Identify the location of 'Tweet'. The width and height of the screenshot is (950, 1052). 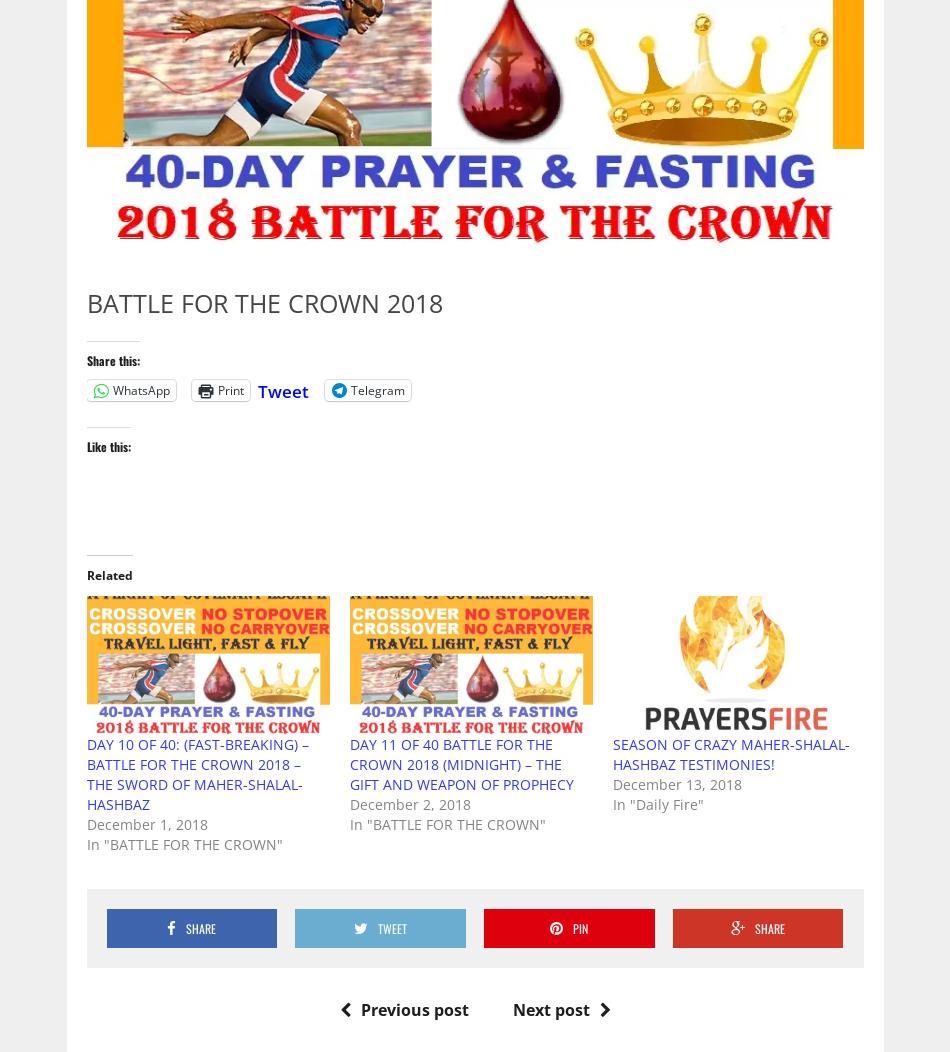
(281, 390).